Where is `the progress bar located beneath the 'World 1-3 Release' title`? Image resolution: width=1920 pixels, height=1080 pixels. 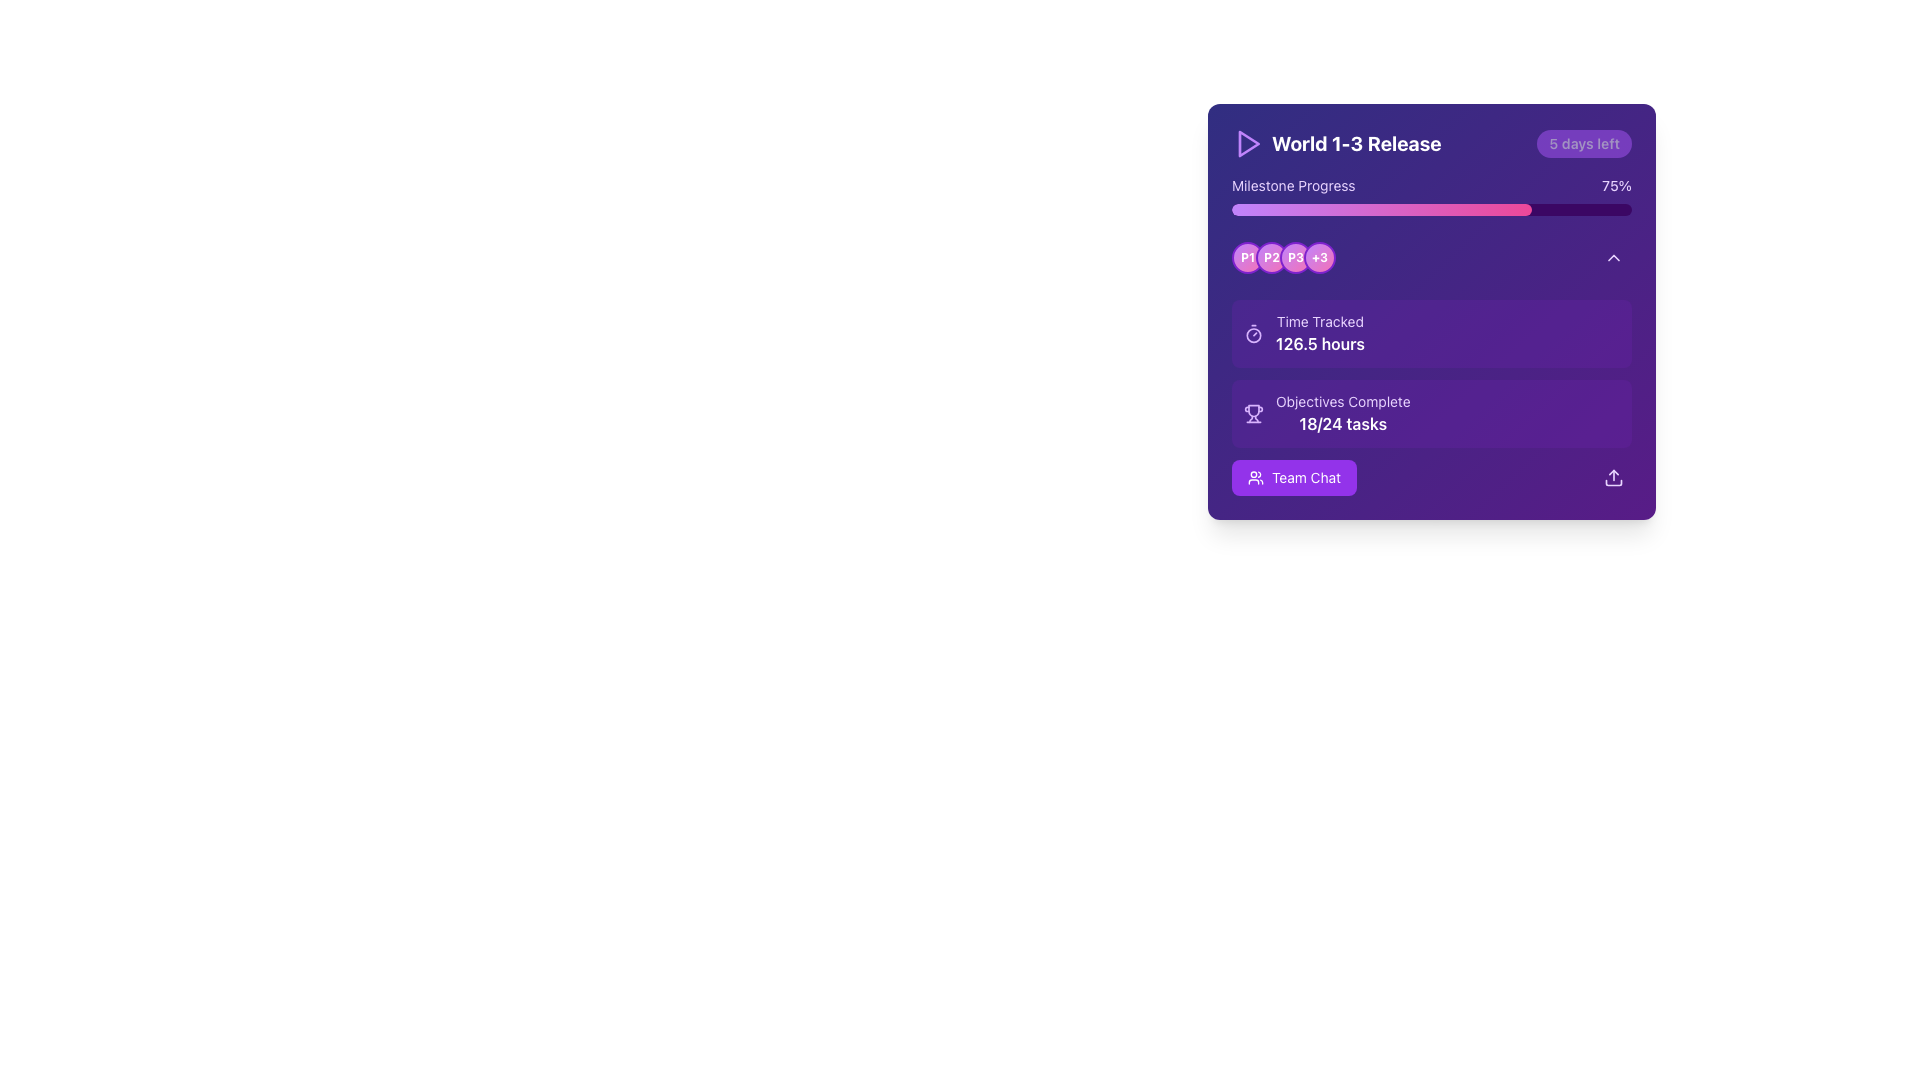 the progress bar located beneath the 'World 1-3 Release' title is located at coordinates (1430, 196).